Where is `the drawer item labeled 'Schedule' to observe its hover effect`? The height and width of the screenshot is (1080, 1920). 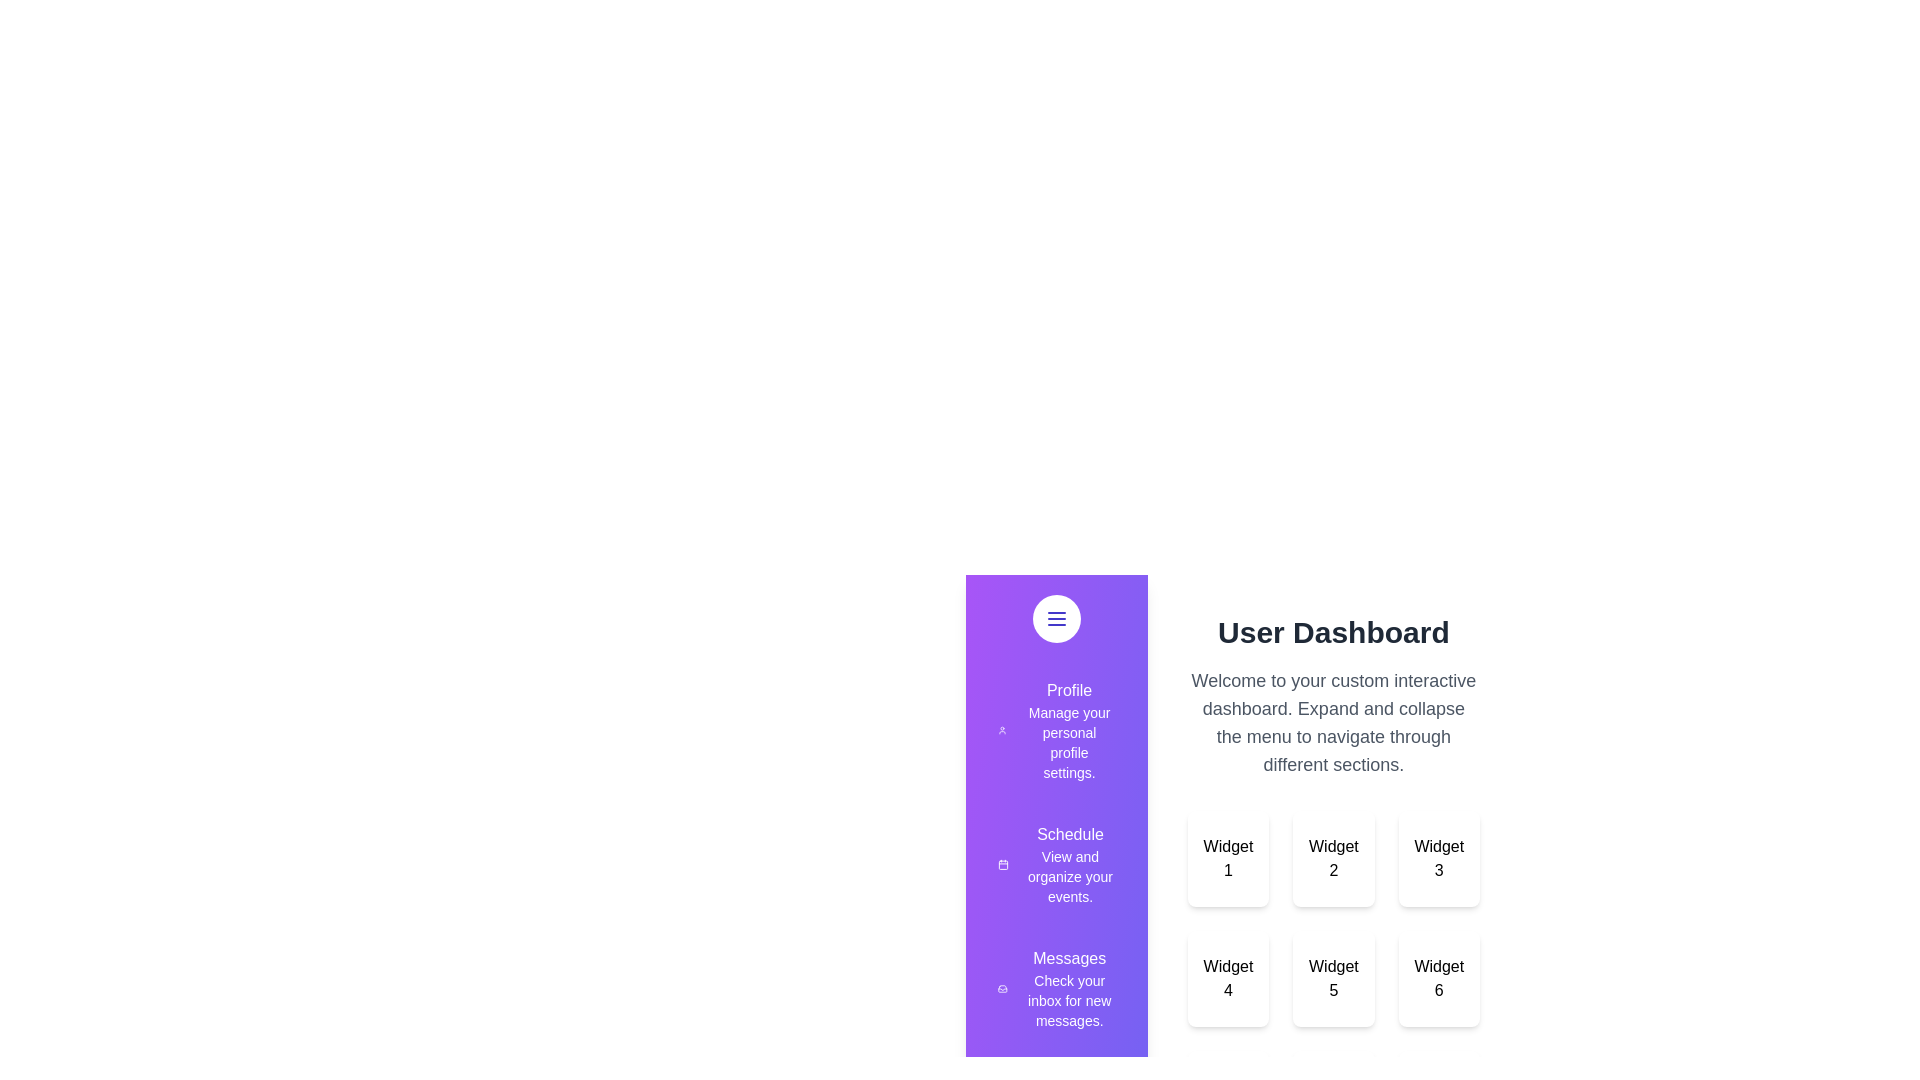 the drawer item labeled 'Schedule' to observe its hover effect is located at coordinates (1055, 863).